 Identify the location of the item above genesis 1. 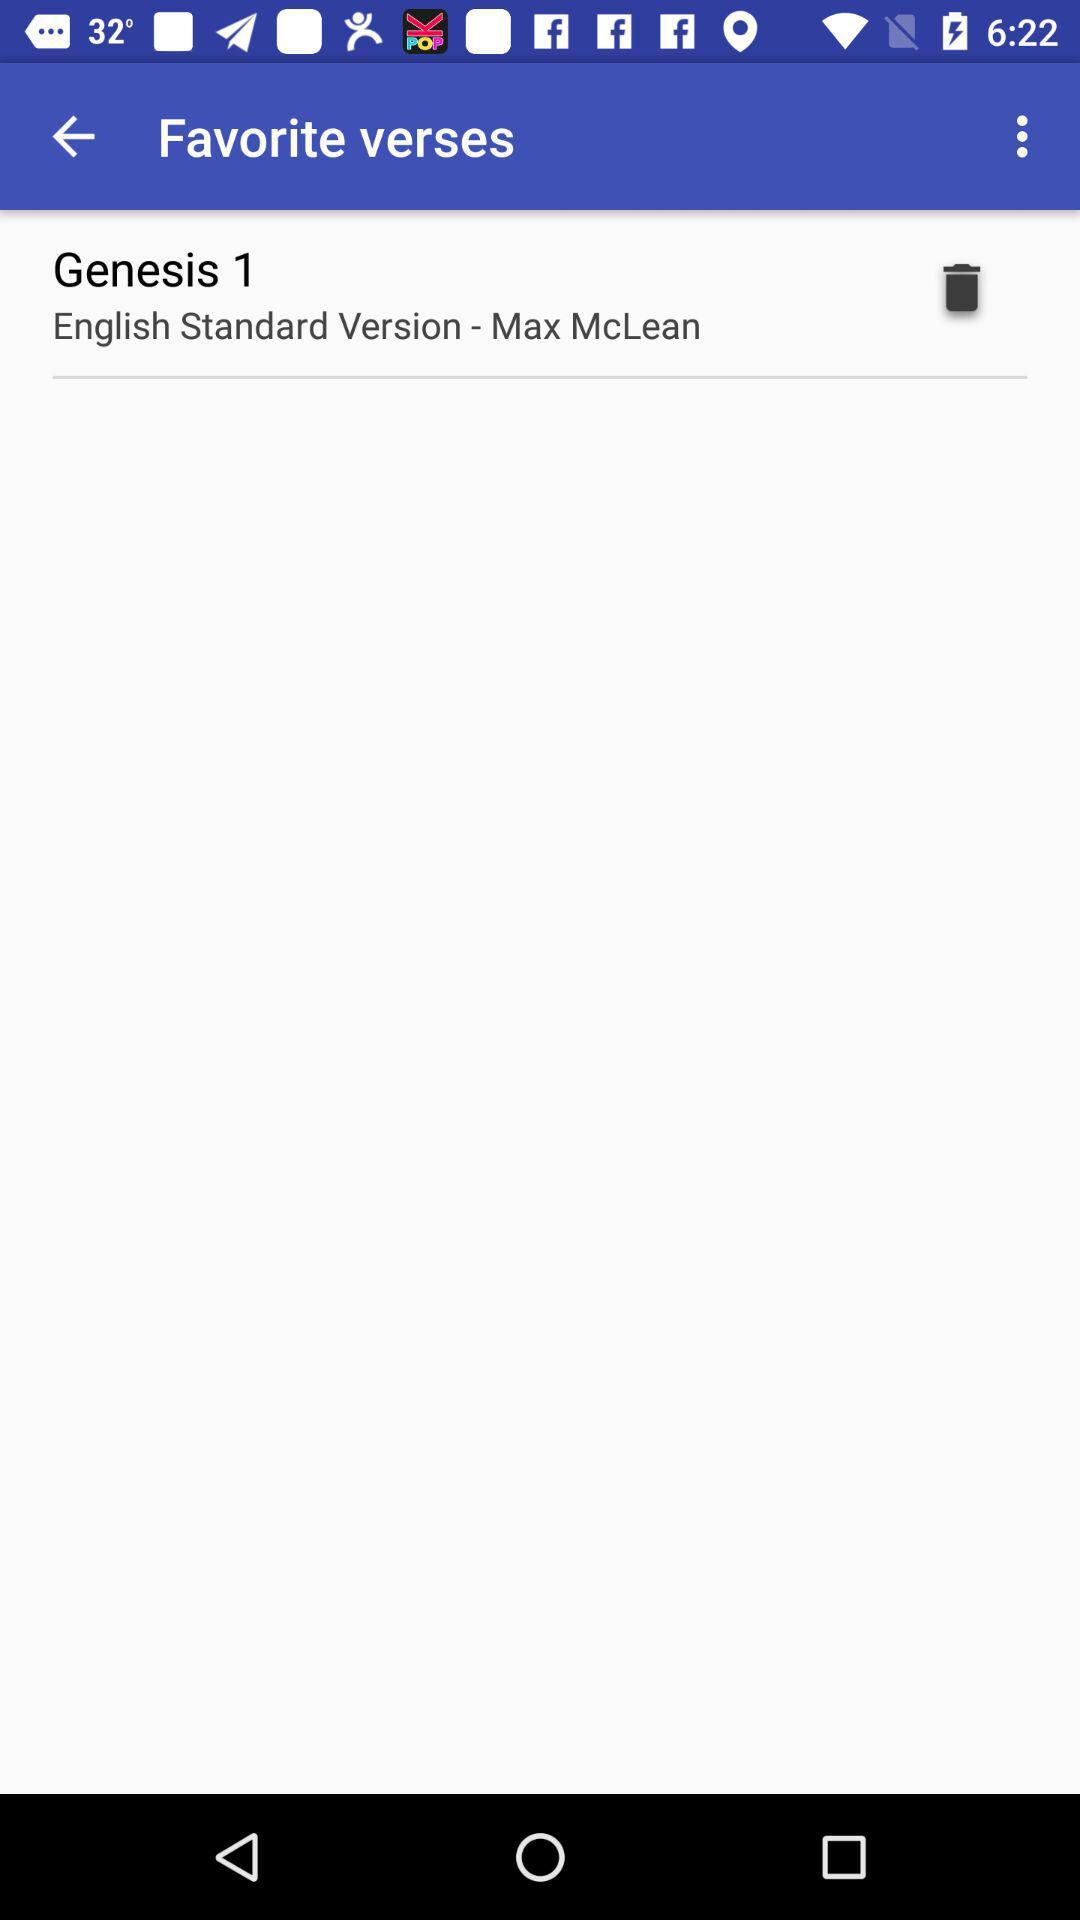
(72, 135).